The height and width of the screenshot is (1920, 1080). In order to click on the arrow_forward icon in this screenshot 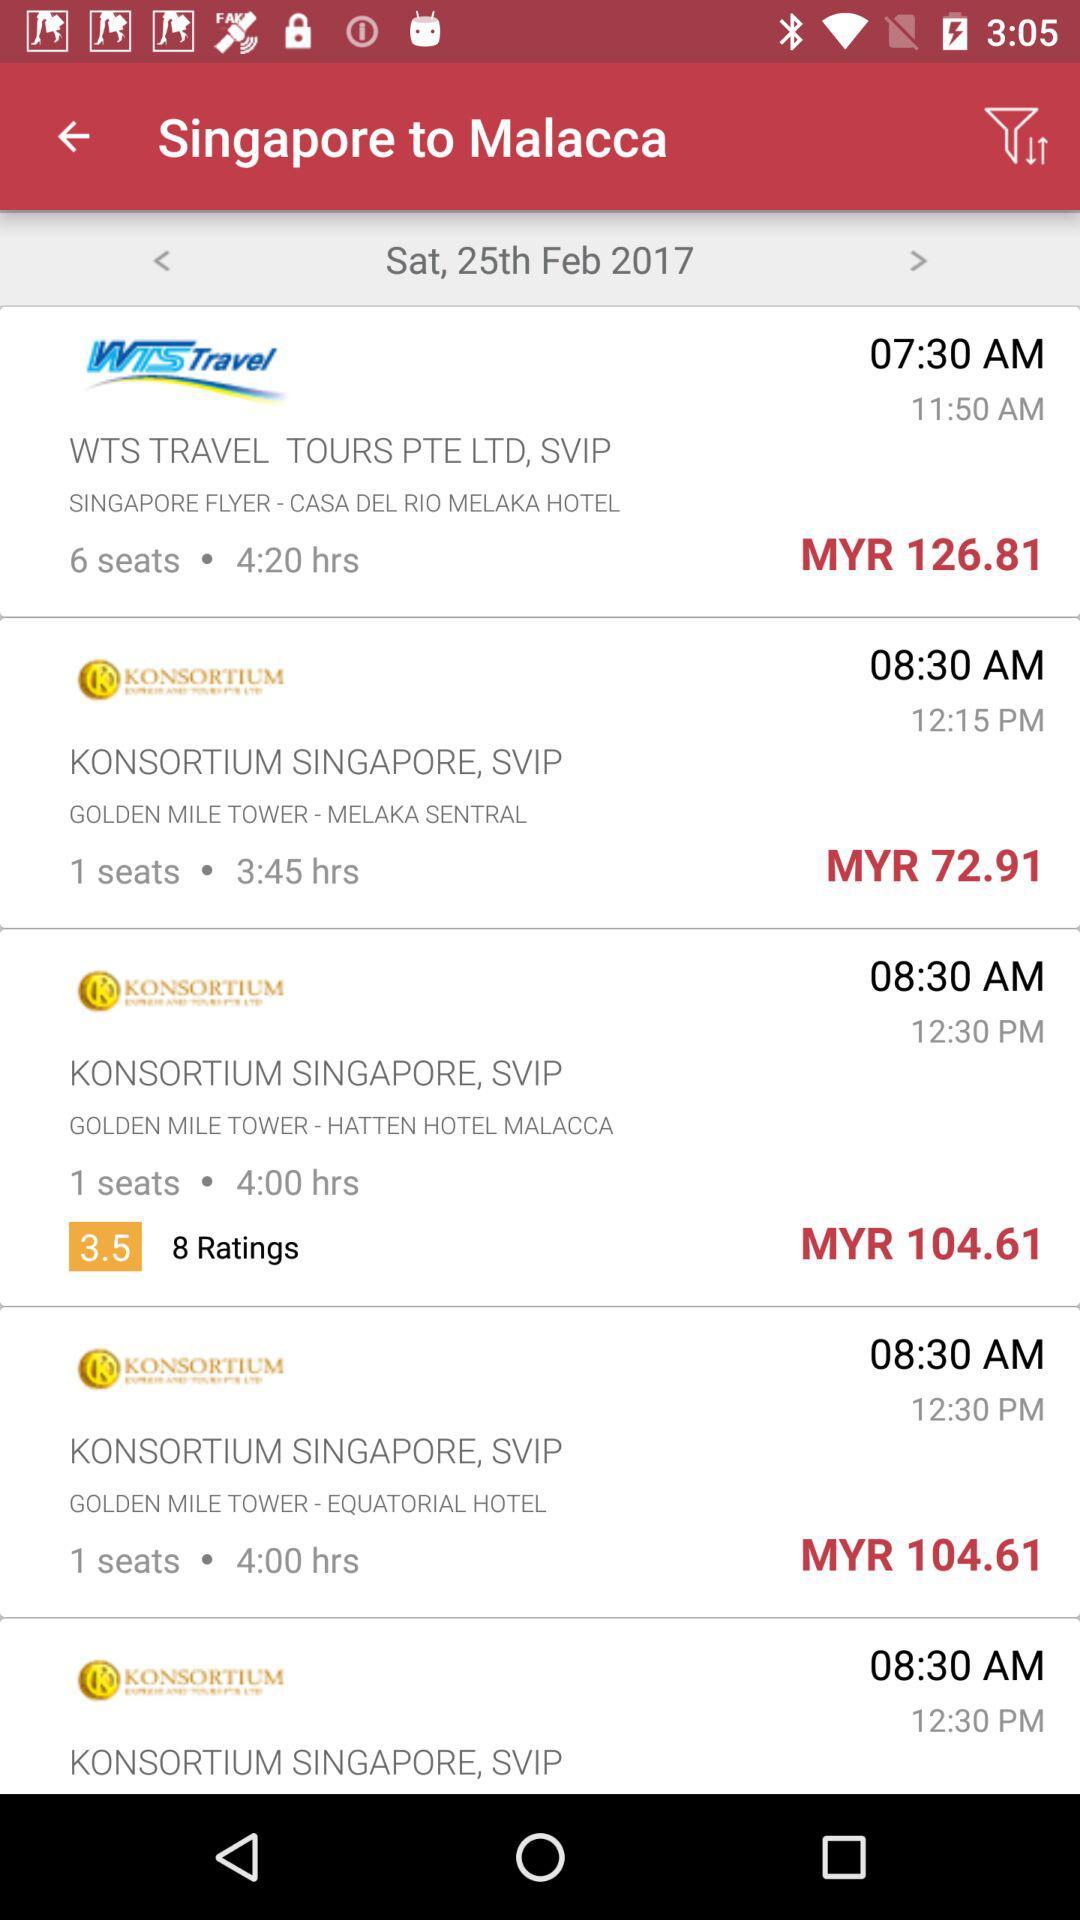, I will do `click(918, 257)`.